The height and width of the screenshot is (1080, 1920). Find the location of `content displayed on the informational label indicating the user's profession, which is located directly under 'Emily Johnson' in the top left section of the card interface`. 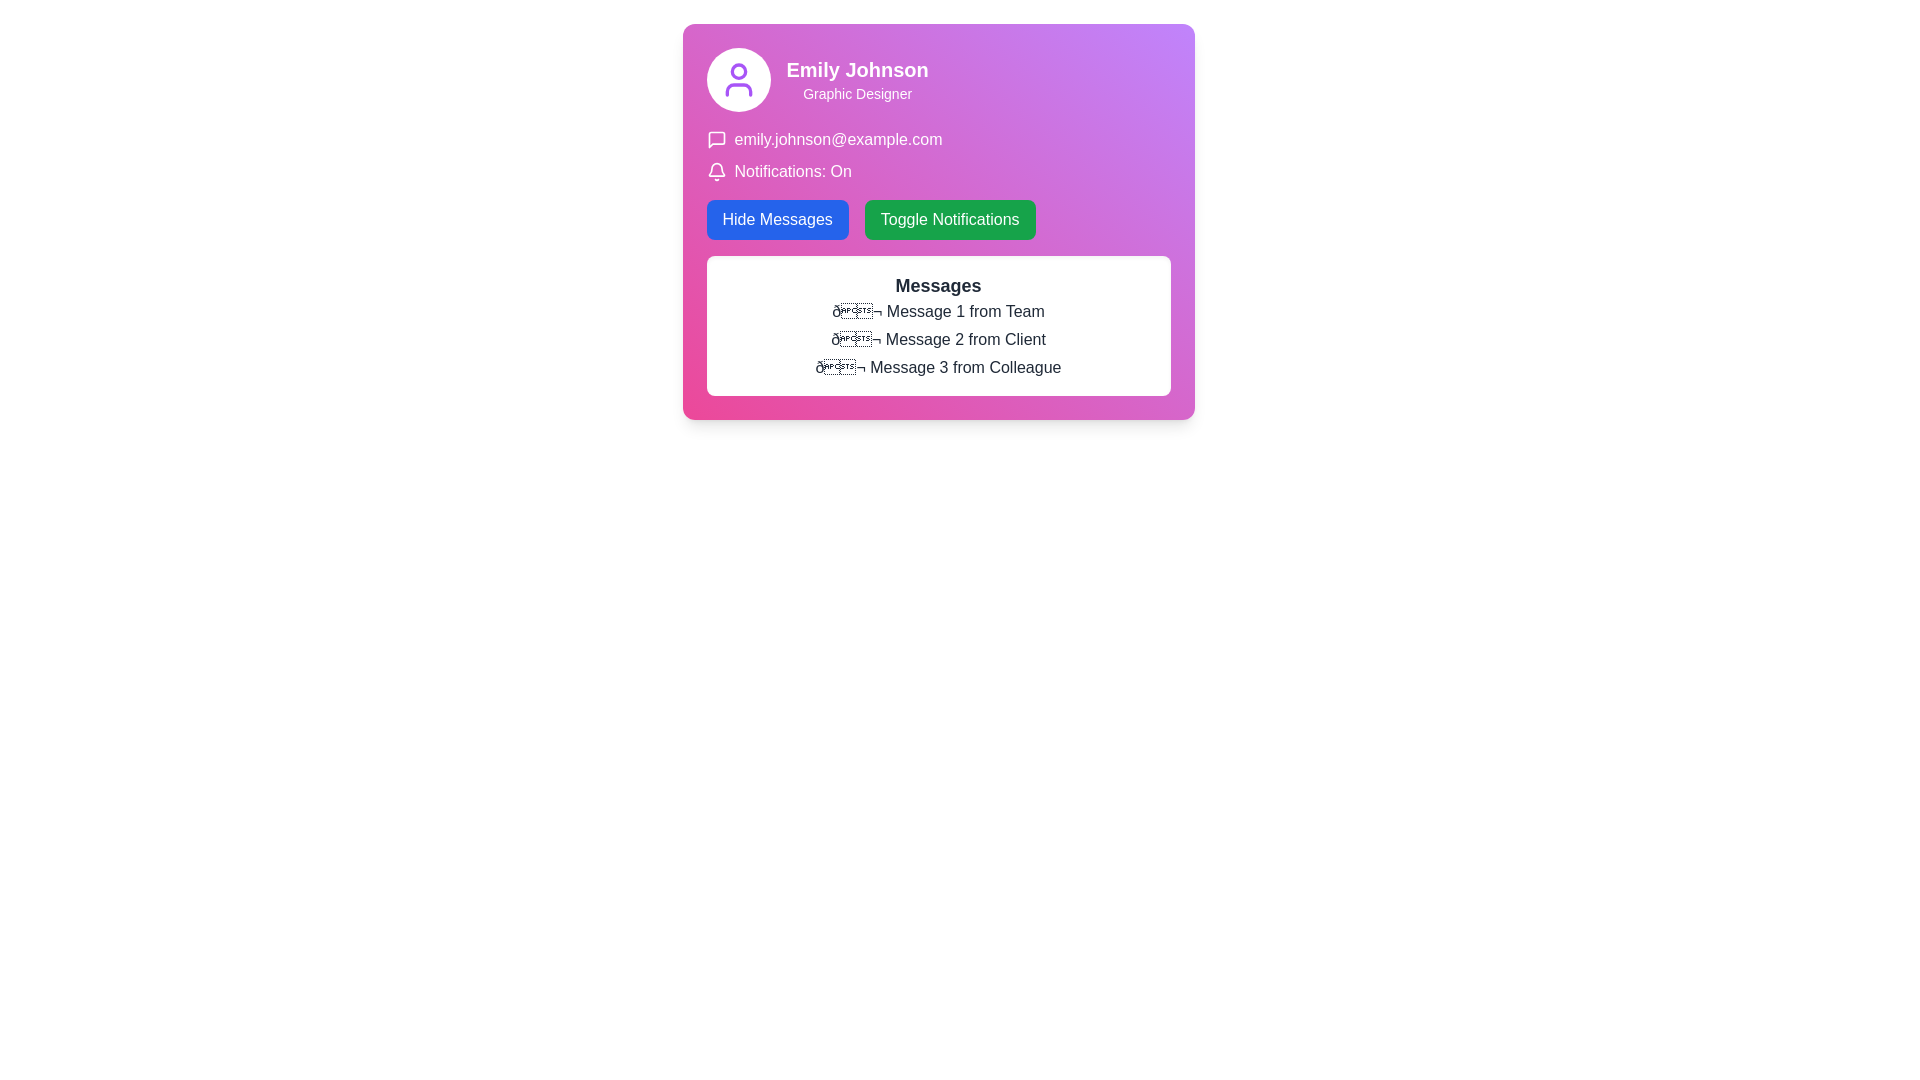

content displayed on the informational label indicating the user's profession, which is located directly under 'Emily Johnson' in the top left section of the card interface is located at coordinates (857, 93).